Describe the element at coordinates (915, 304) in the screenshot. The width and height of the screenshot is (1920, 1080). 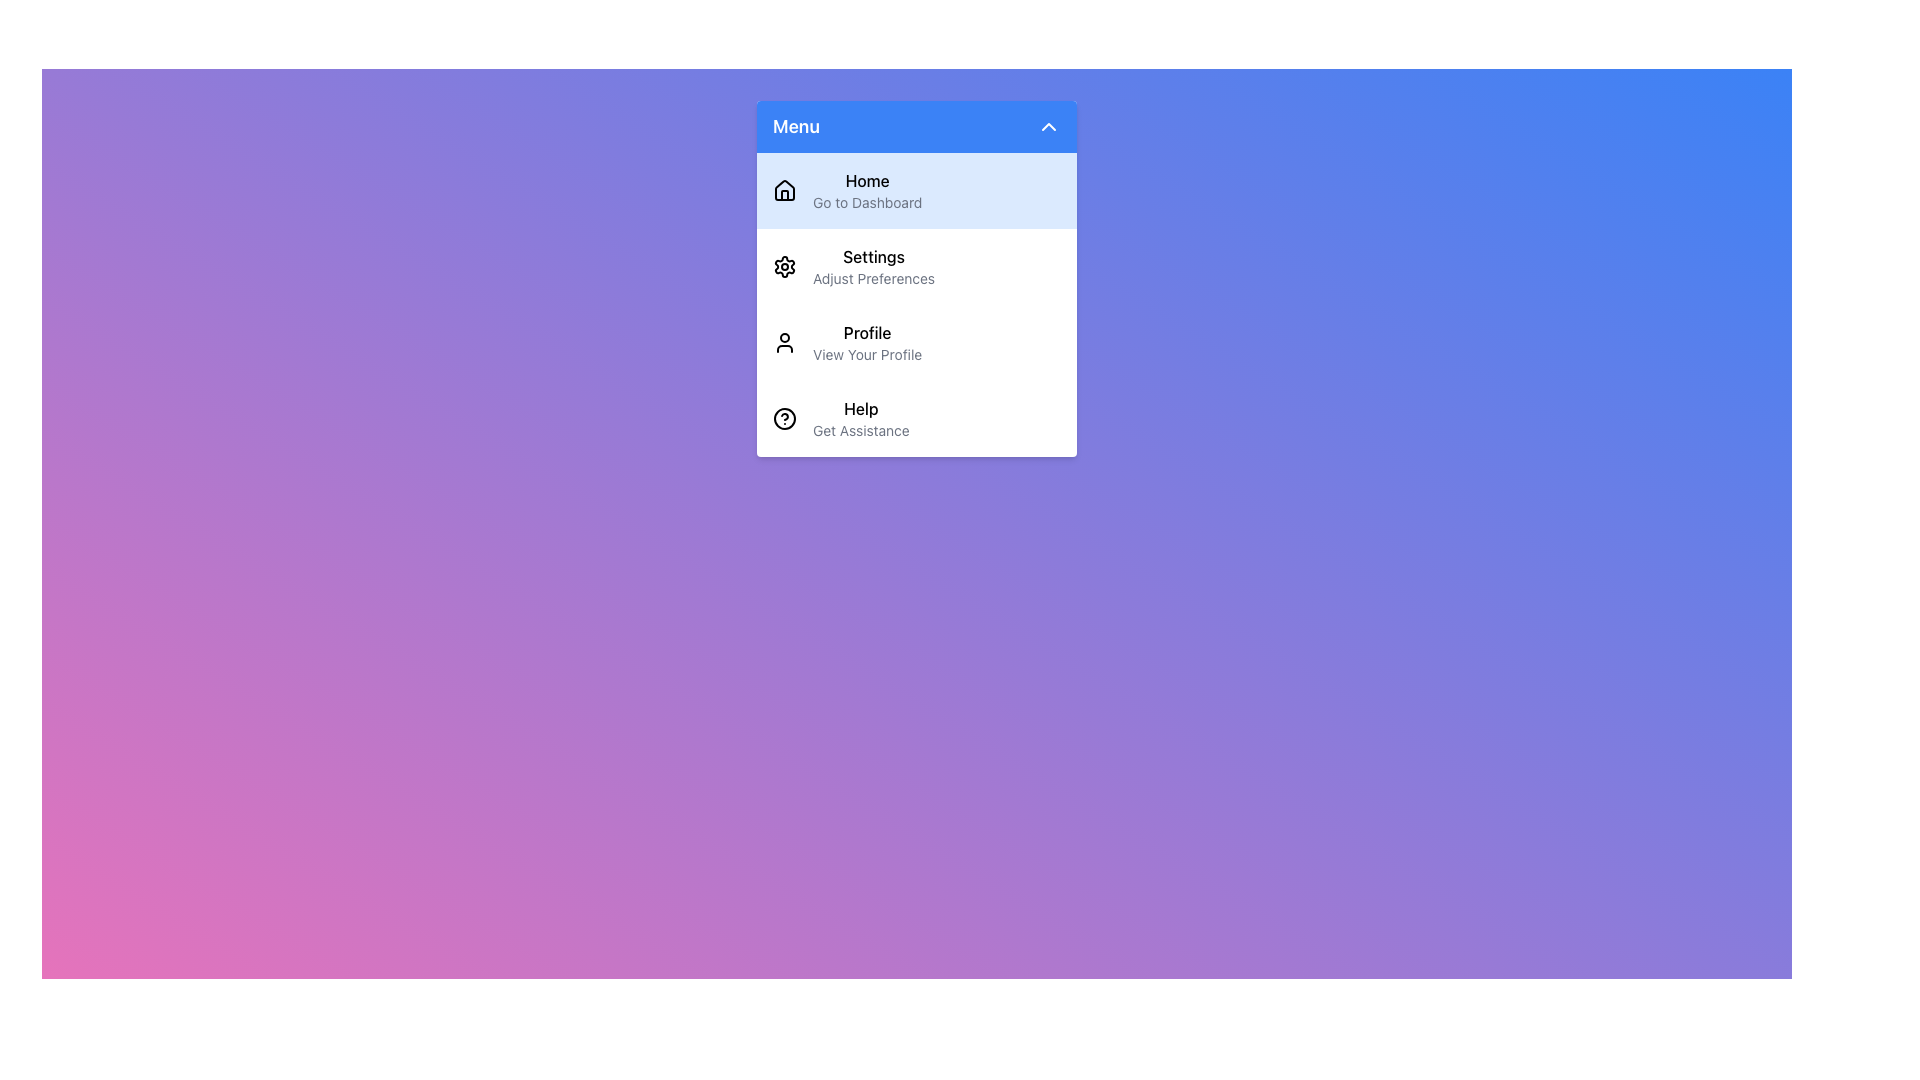
I see `the second menu item labeled 'Settings' in the vertical menu under 'Menu'` at that location.